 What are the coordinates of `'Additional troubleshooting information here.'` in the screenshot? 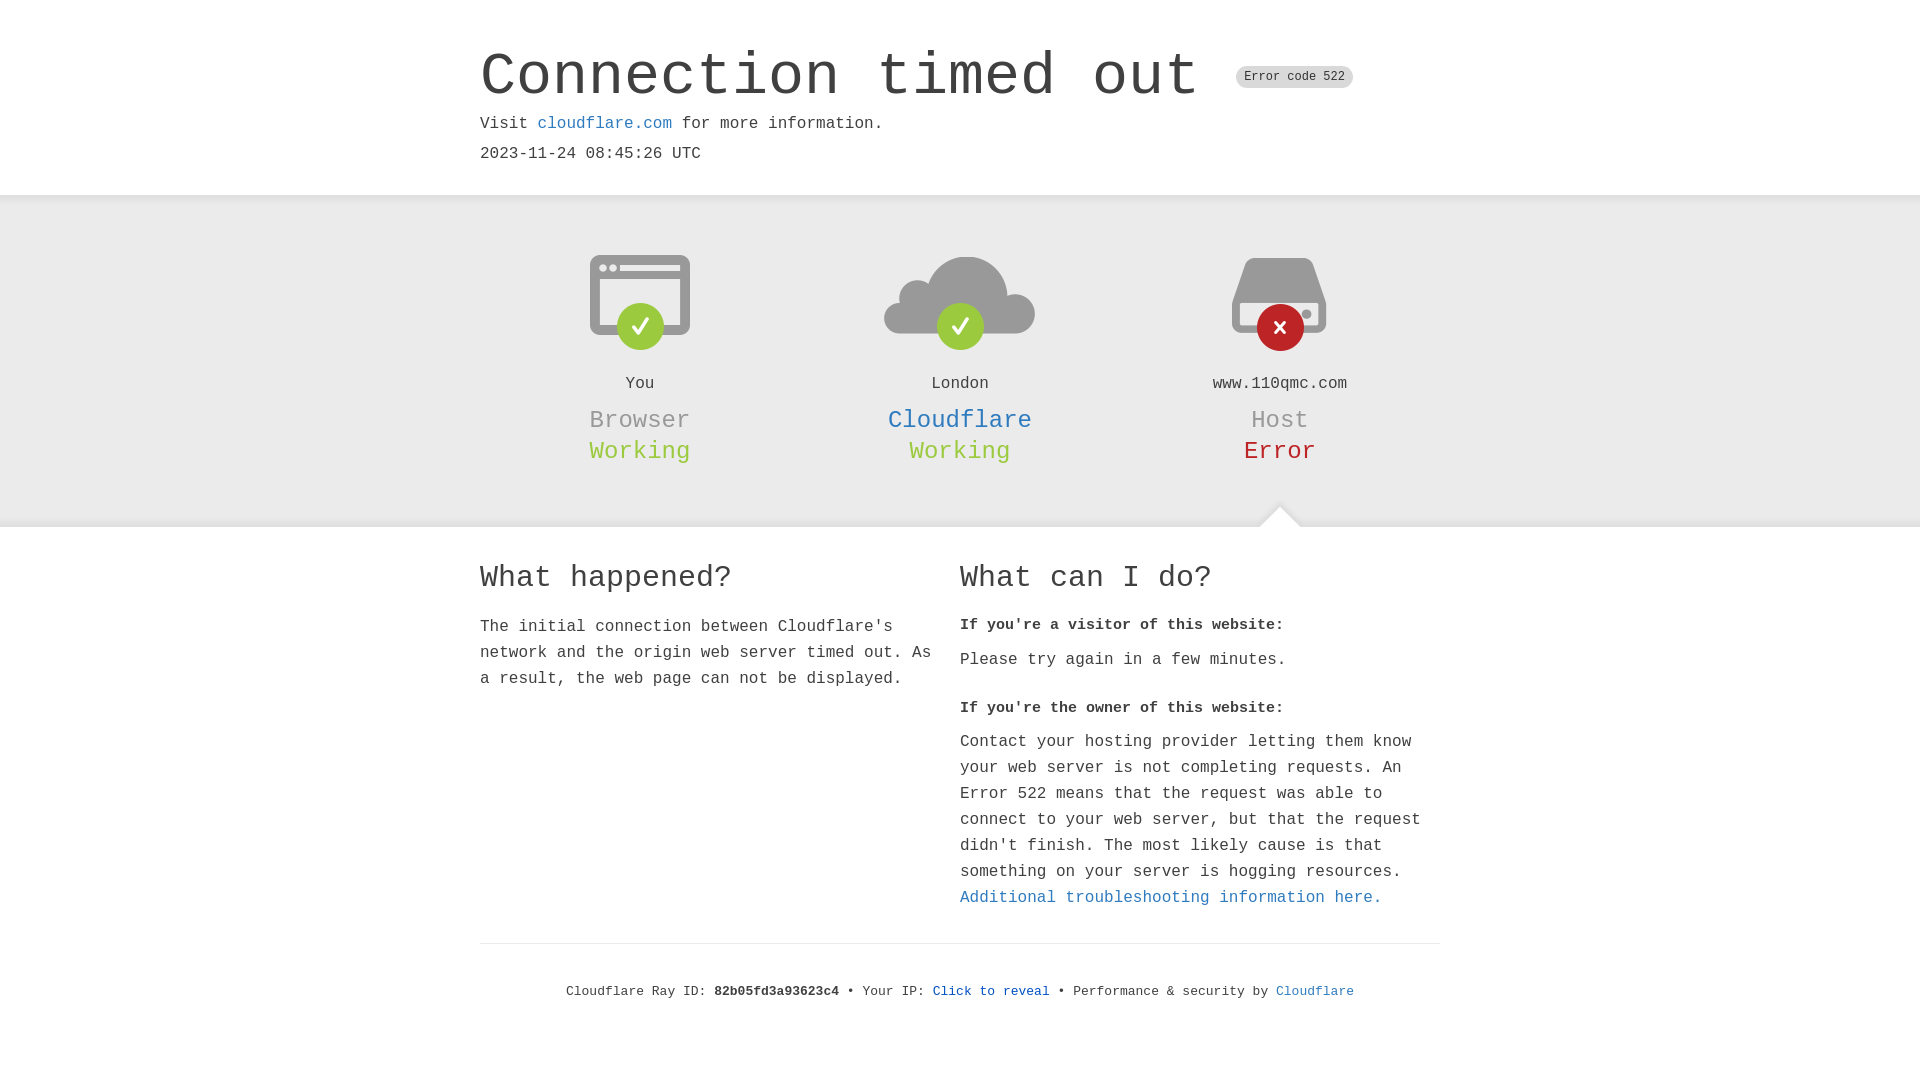 It's located at (960, 897).